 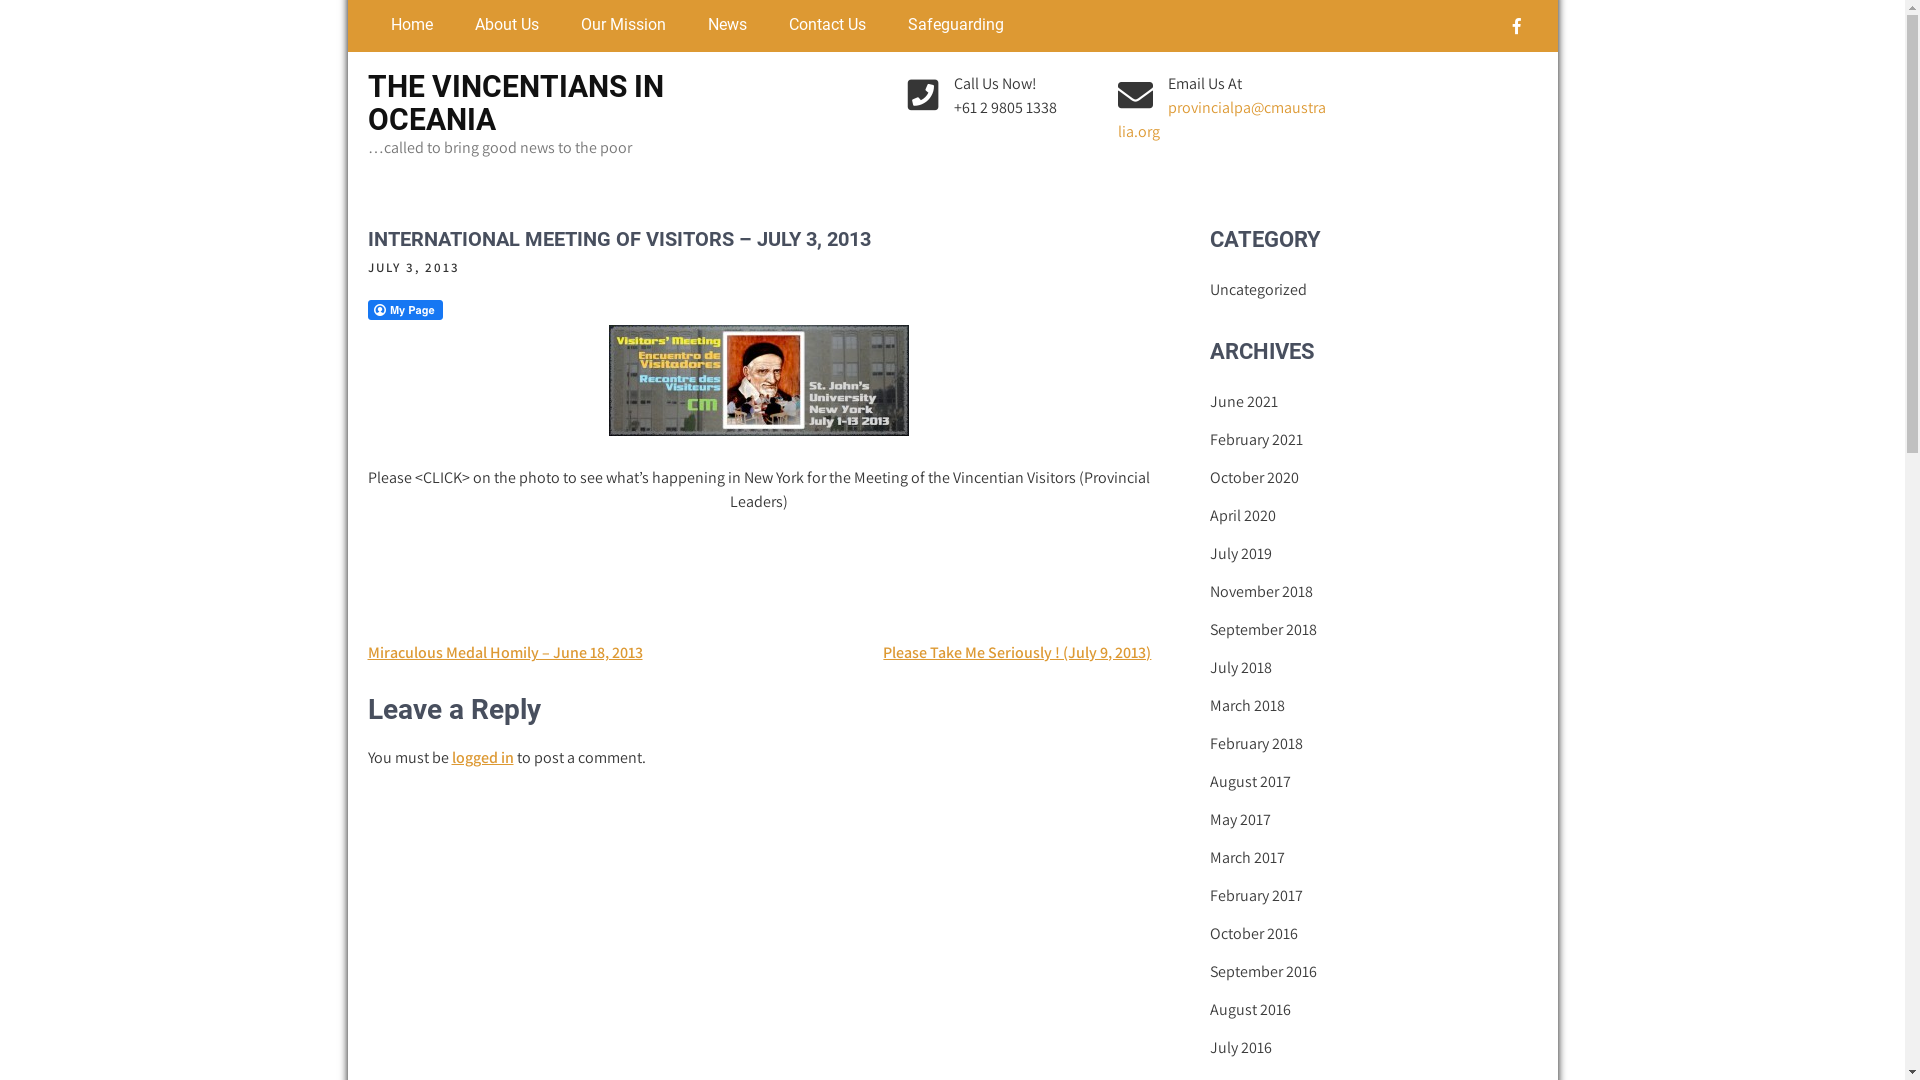 I want to click on 'June 2021', so click(x=1208, y=401).